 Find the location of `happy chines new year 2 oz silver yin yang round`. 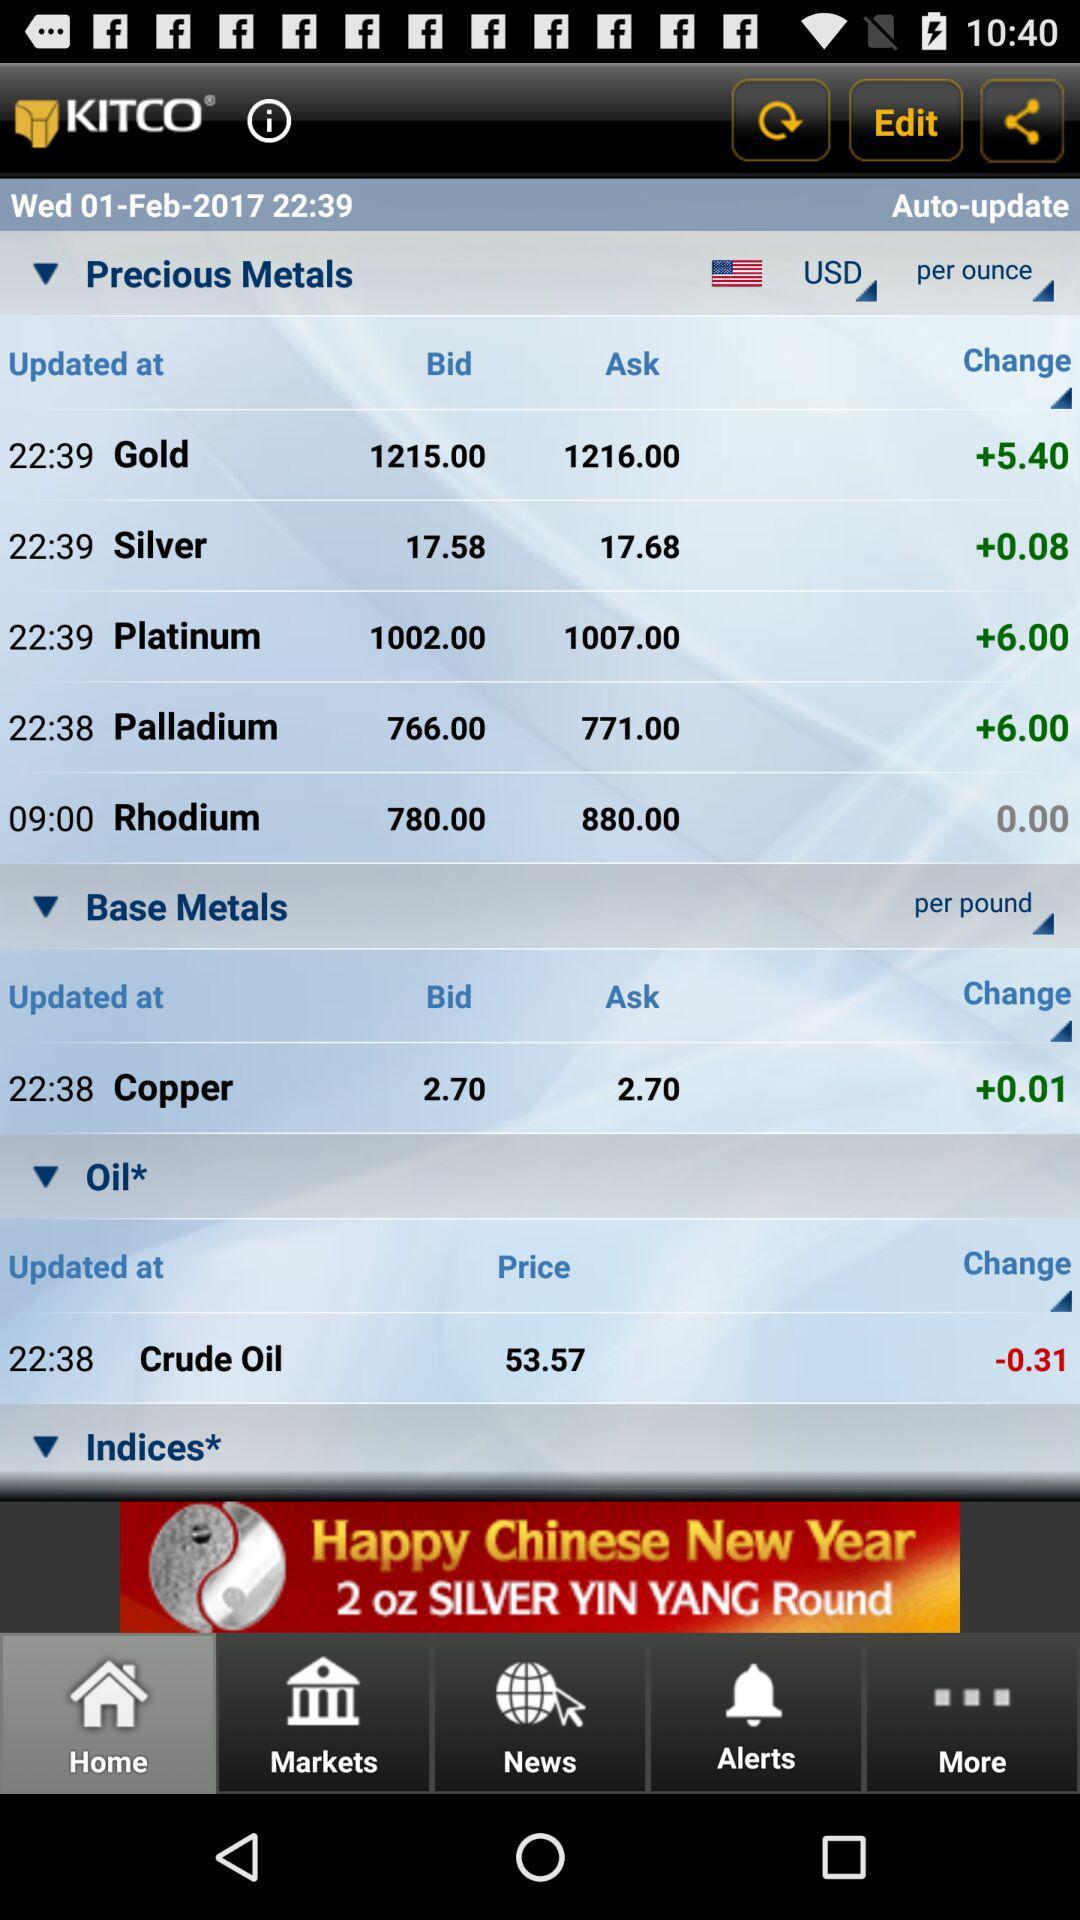

happy chines new year 2 oz silver yin yang round is located at coordinates (540, 1566).